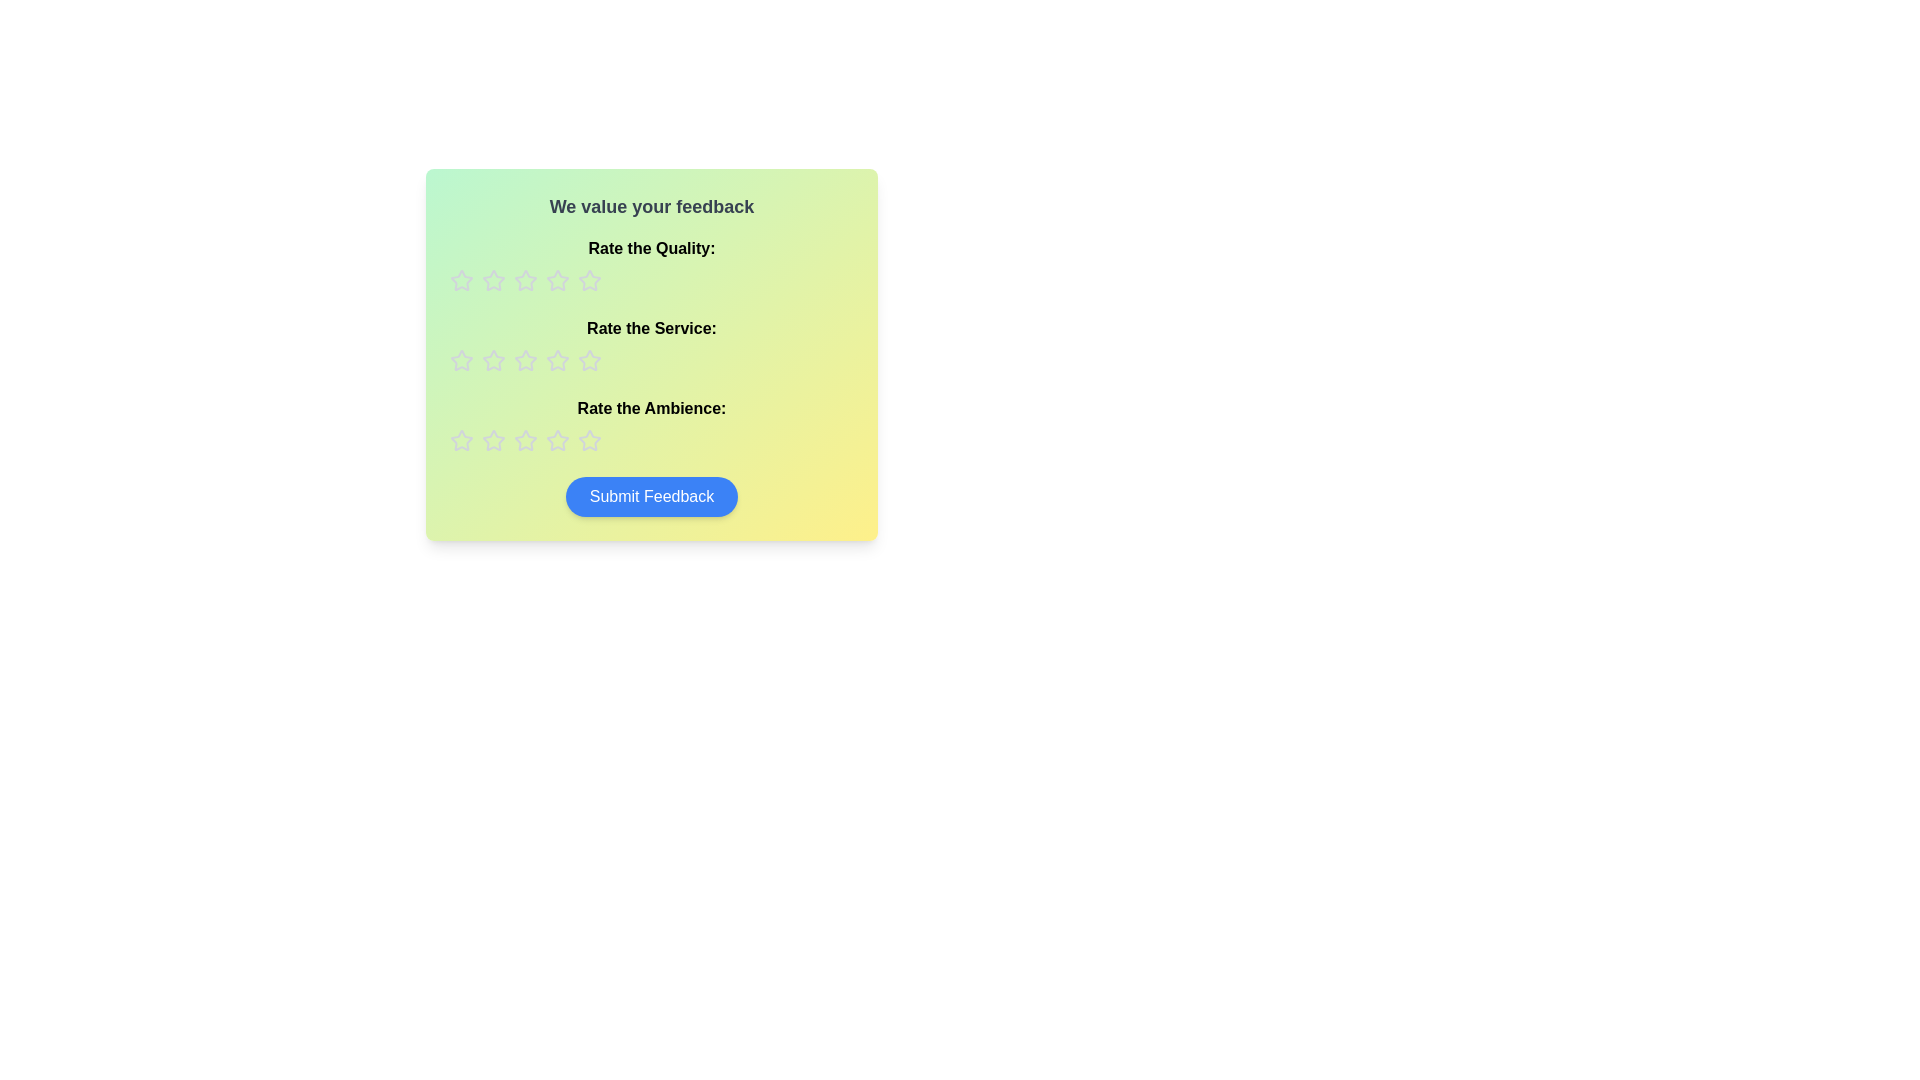  Describe the element at coordinates (652, 264) in the screenshot. I see `the 'Quality' rating title text label, which is the first header in the rating area, positioned beneath 'We value your feedback' and above the rating stars` at that location.